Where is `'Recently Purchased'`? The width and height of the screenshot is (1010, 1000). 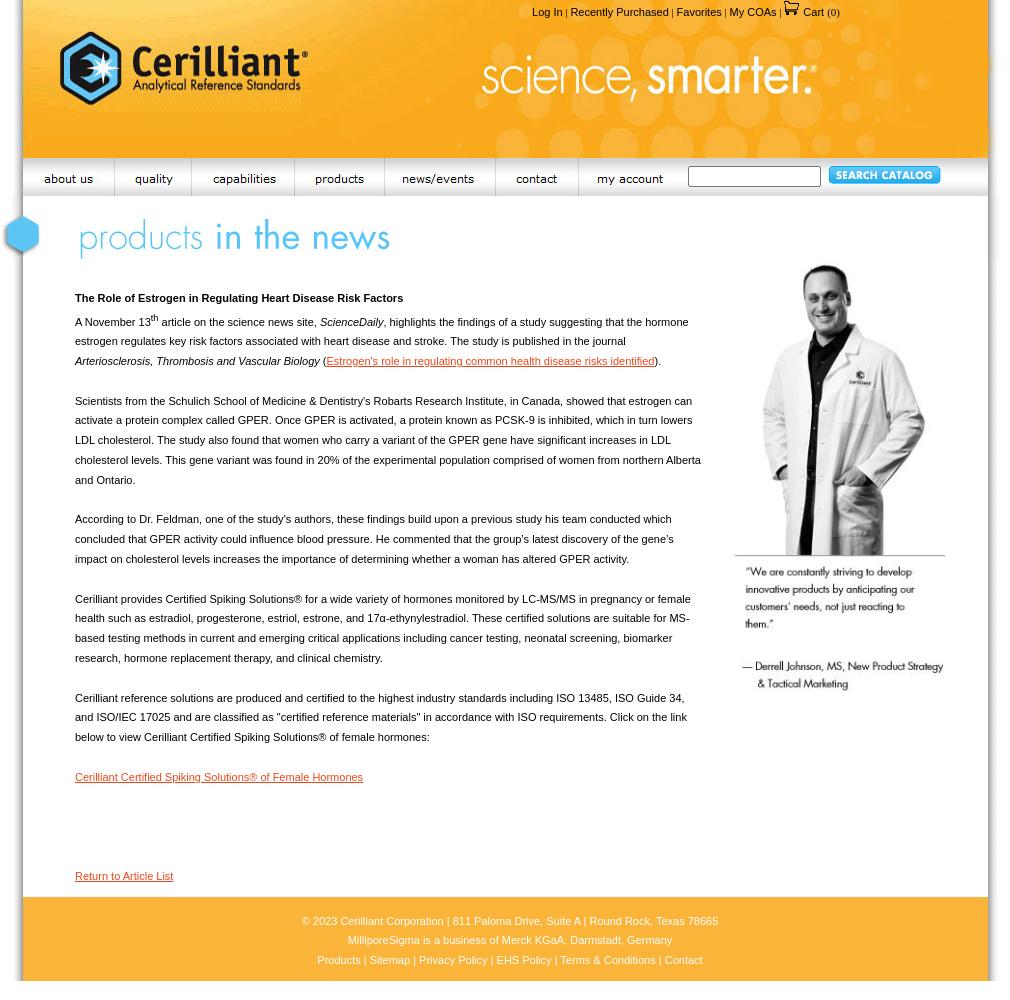
'Recently Purchased' is located at coordinates (618, 12).